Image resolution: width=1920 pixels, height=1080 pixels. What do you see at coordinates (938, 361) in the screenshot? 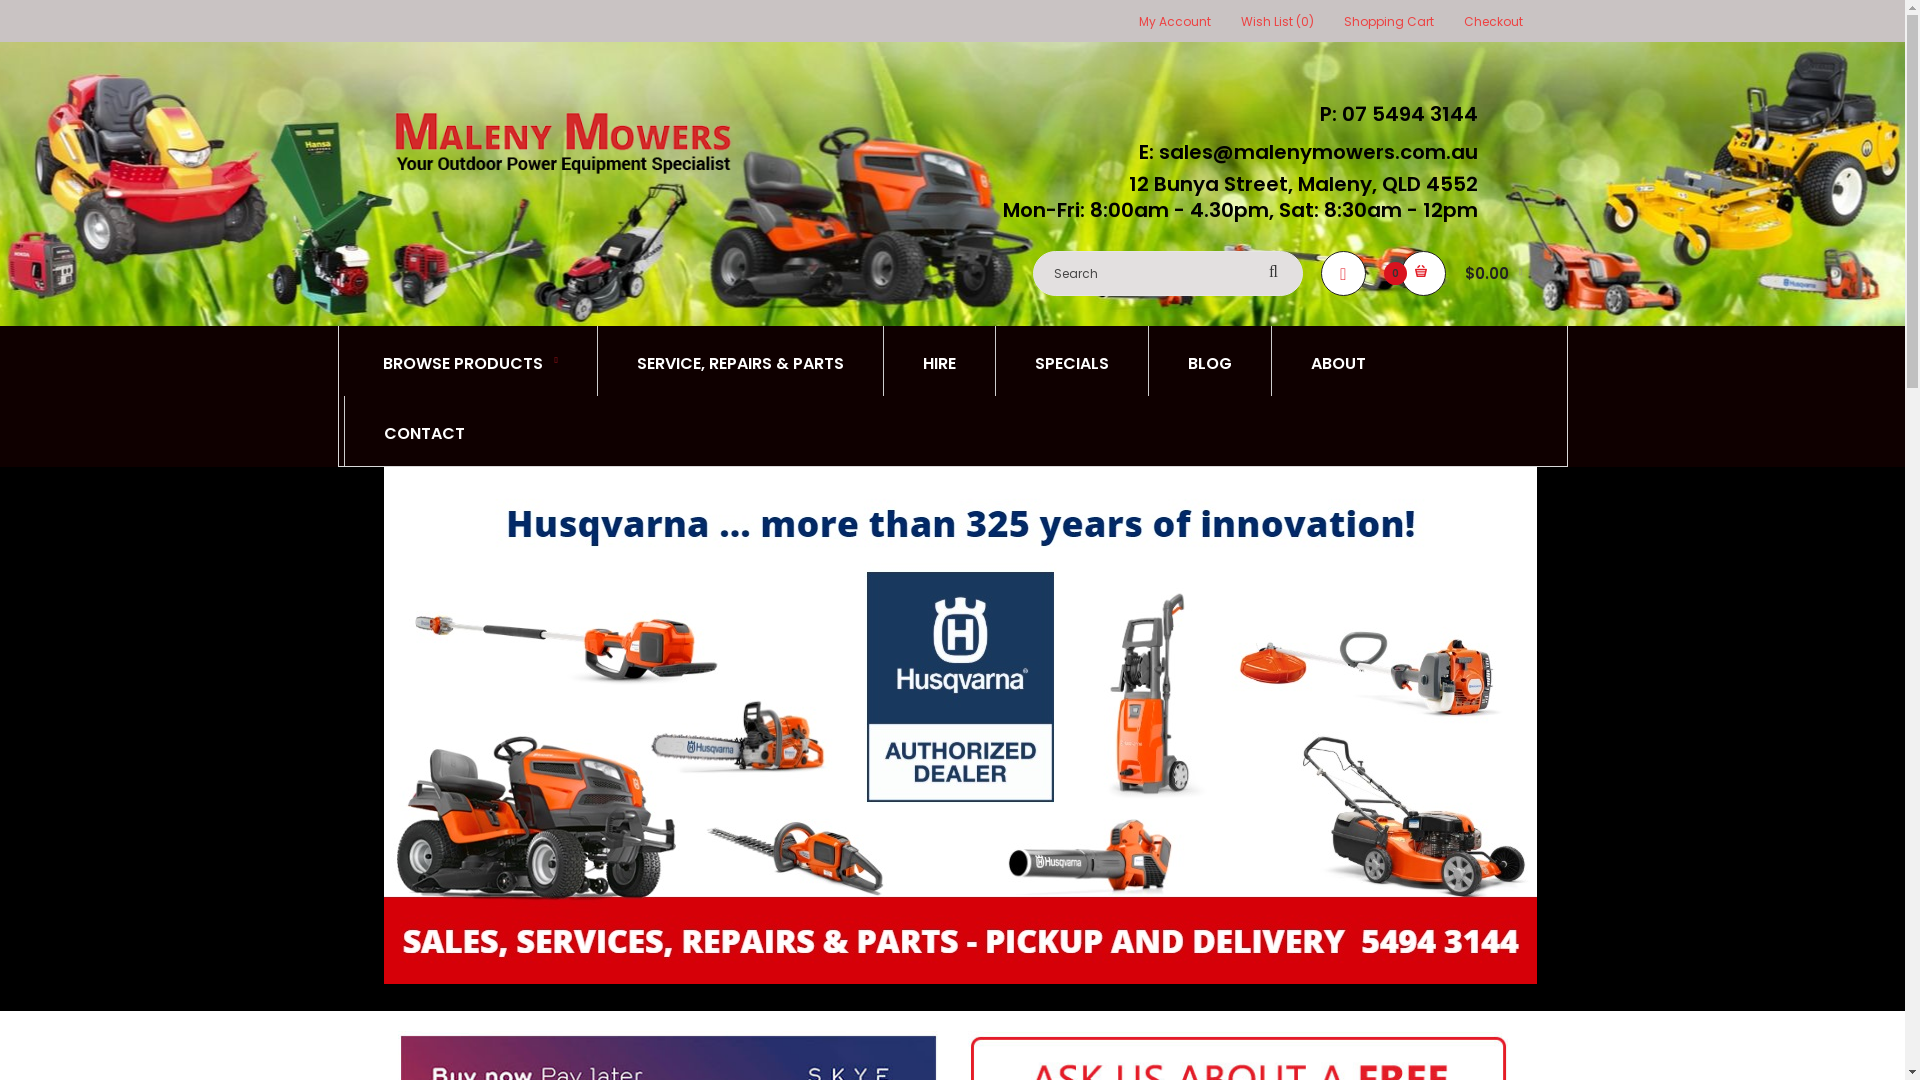
I see `'HIRE'` at bounding box center [938, 361].